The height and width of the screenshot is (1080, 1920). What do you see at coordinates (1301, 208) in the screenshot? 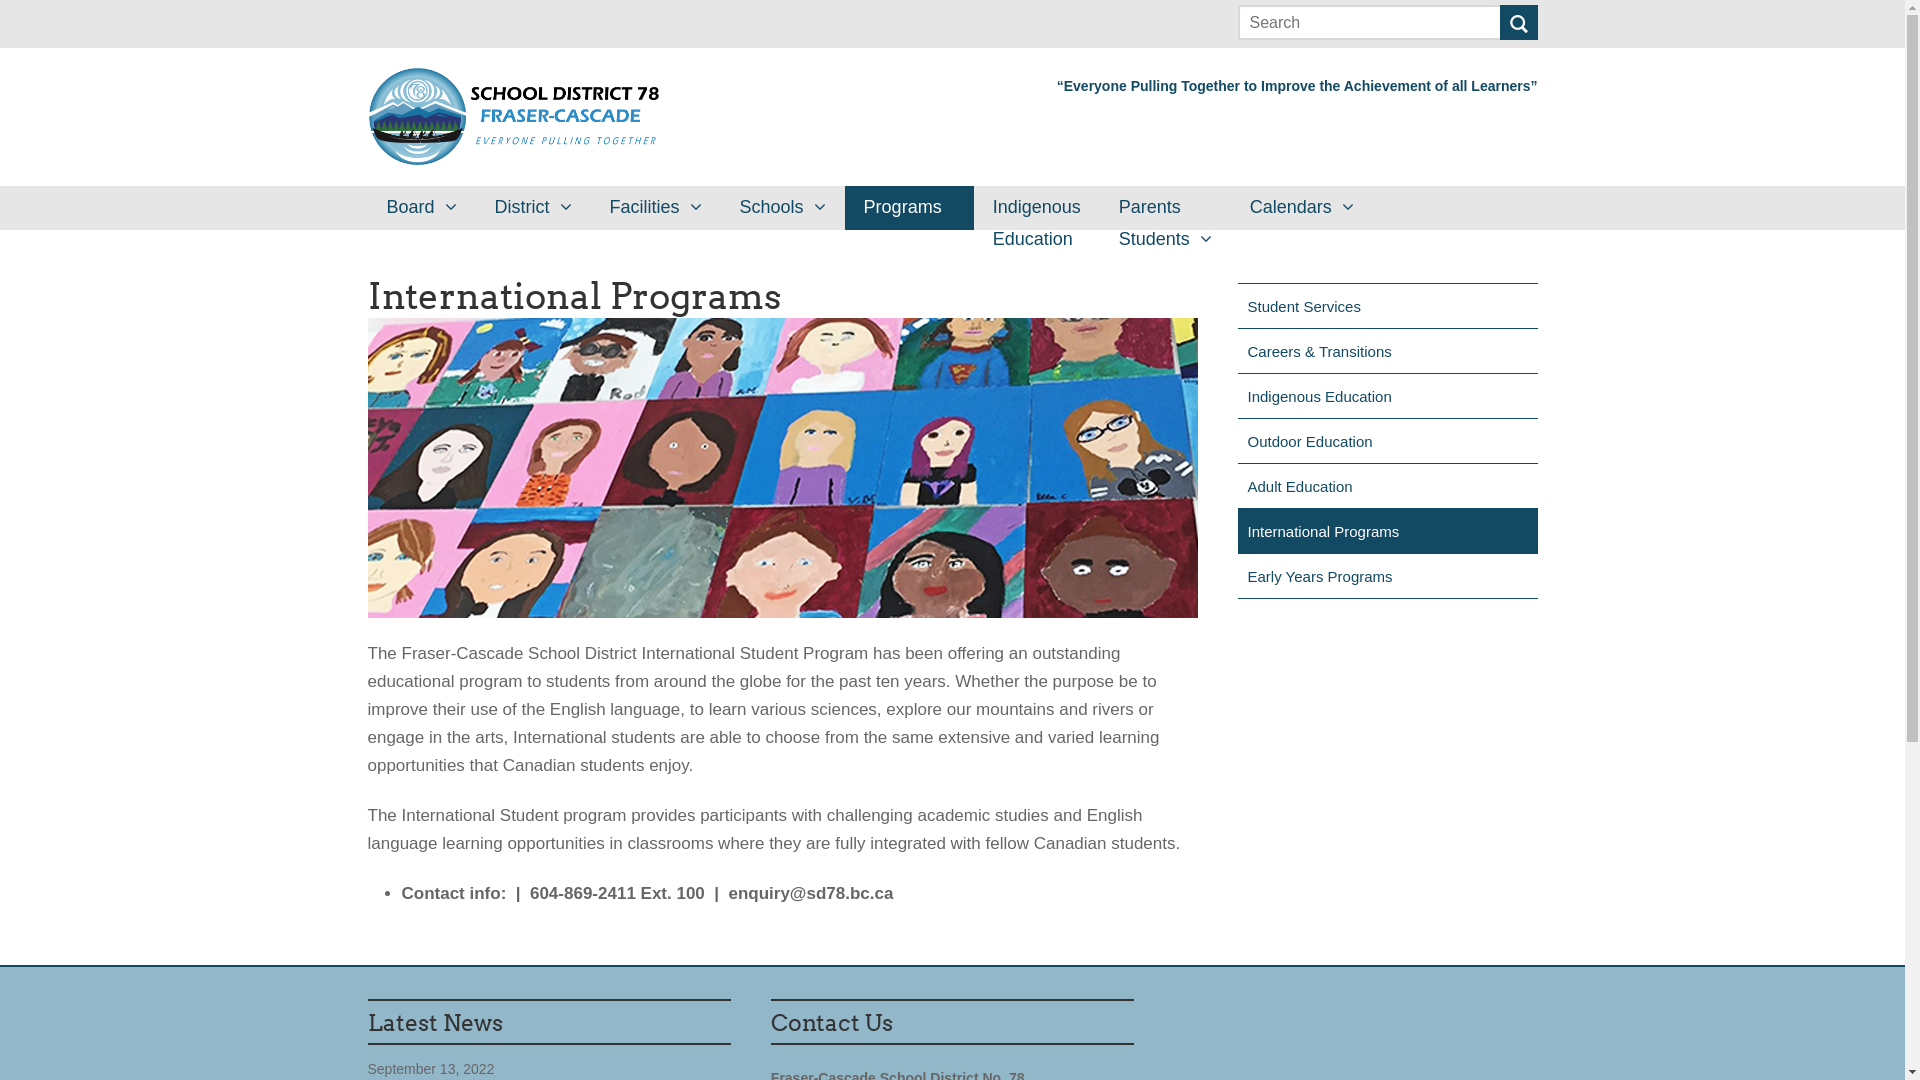
I see `'Calendars'` at bounding box center [1301, 208].